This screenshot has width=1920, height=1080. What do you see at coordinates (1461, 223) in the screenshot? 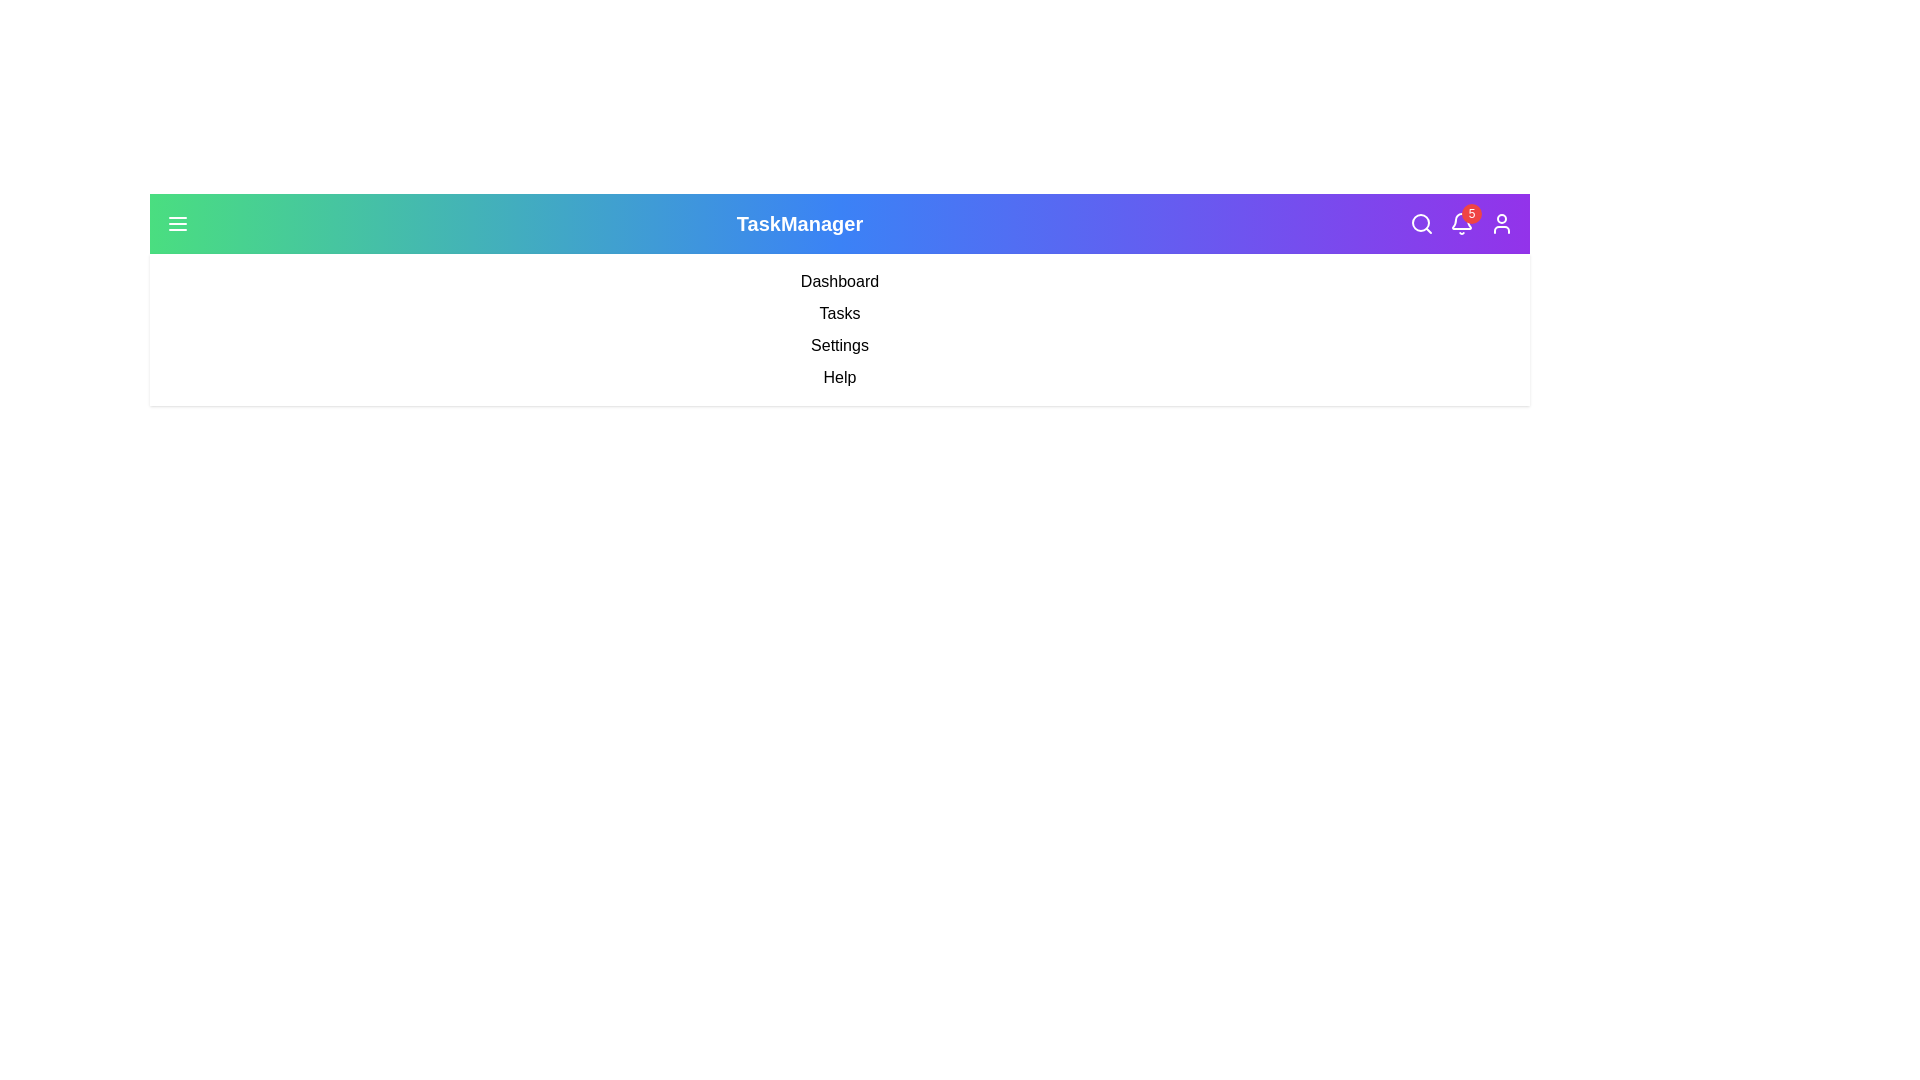
I see `the Notification Indicator located in the rightmost section of the top navigation bar` at bounding box center [1461, 223].